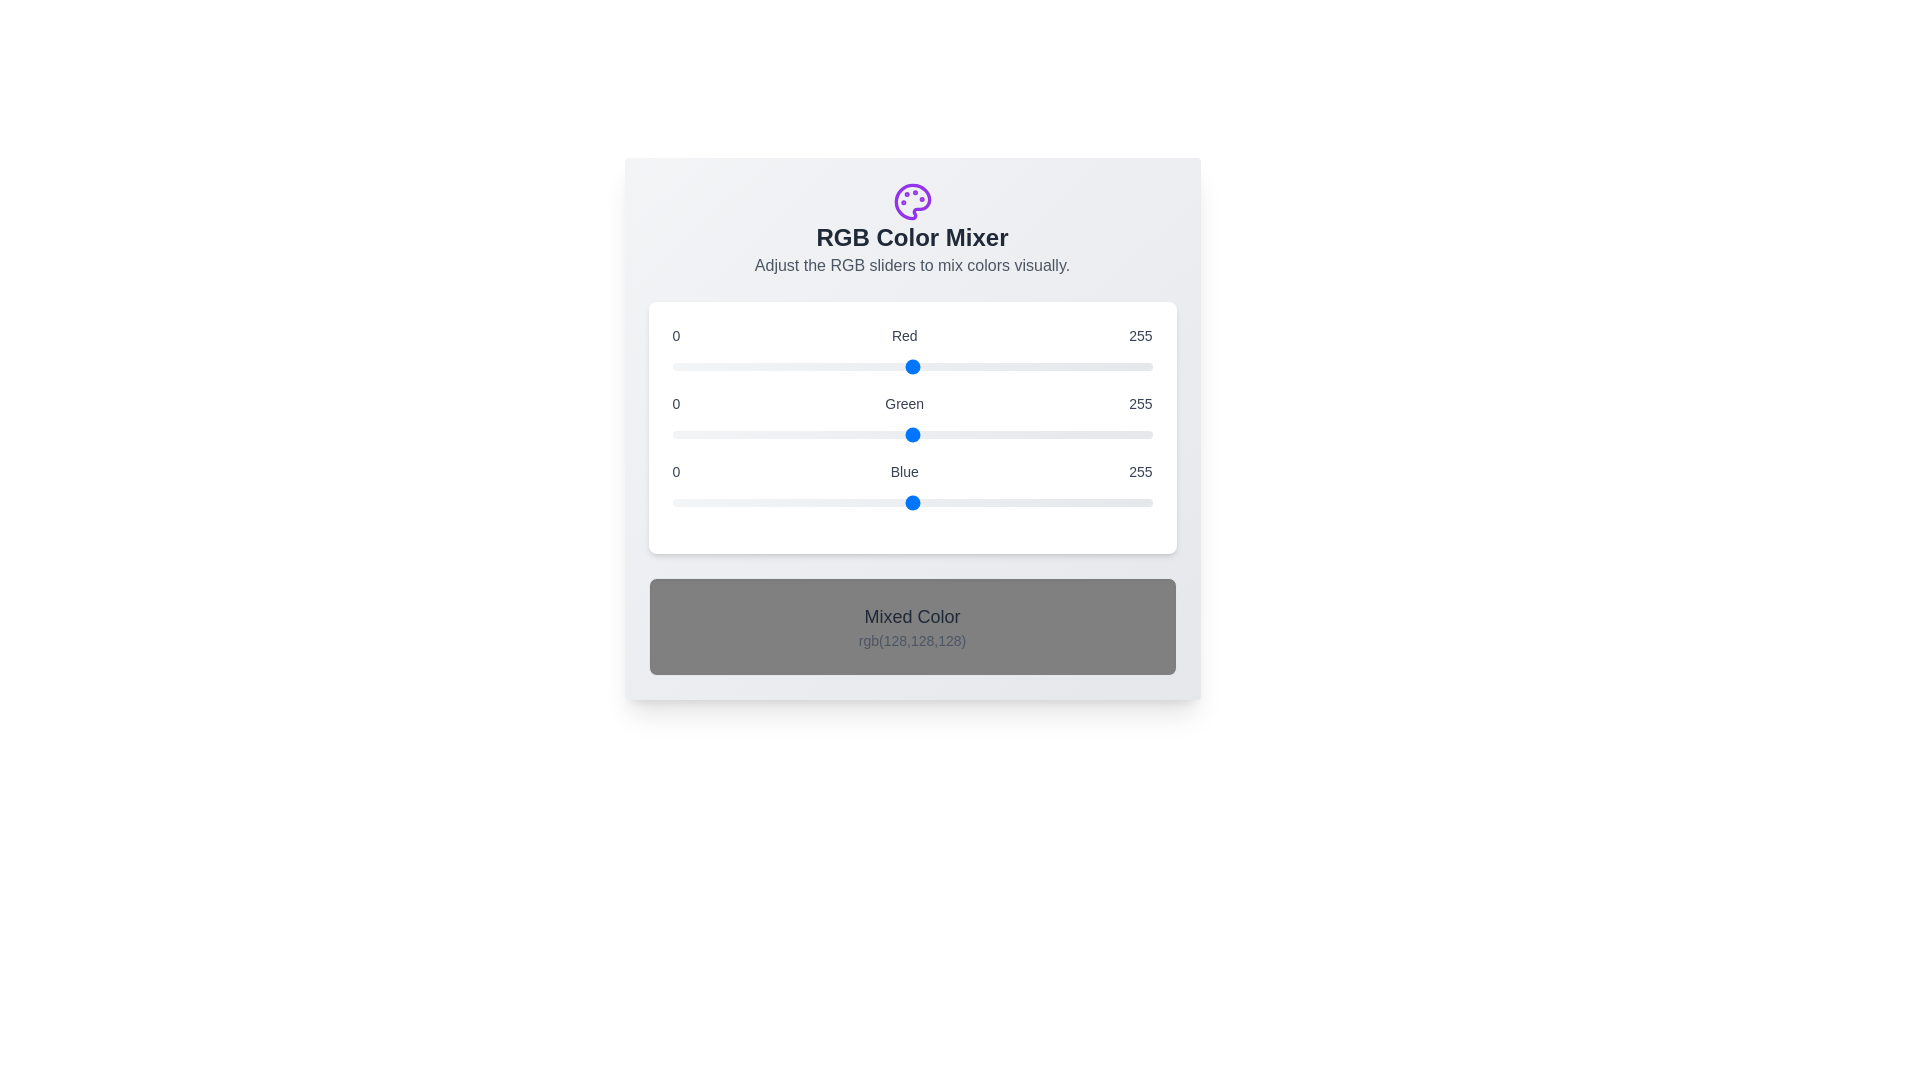 The height and width of the screenshot is (1080, 1920). Describe the element at coordinates (1081, 366) in the screenshot. I see `the red slider to set the red component to 218` at that location.